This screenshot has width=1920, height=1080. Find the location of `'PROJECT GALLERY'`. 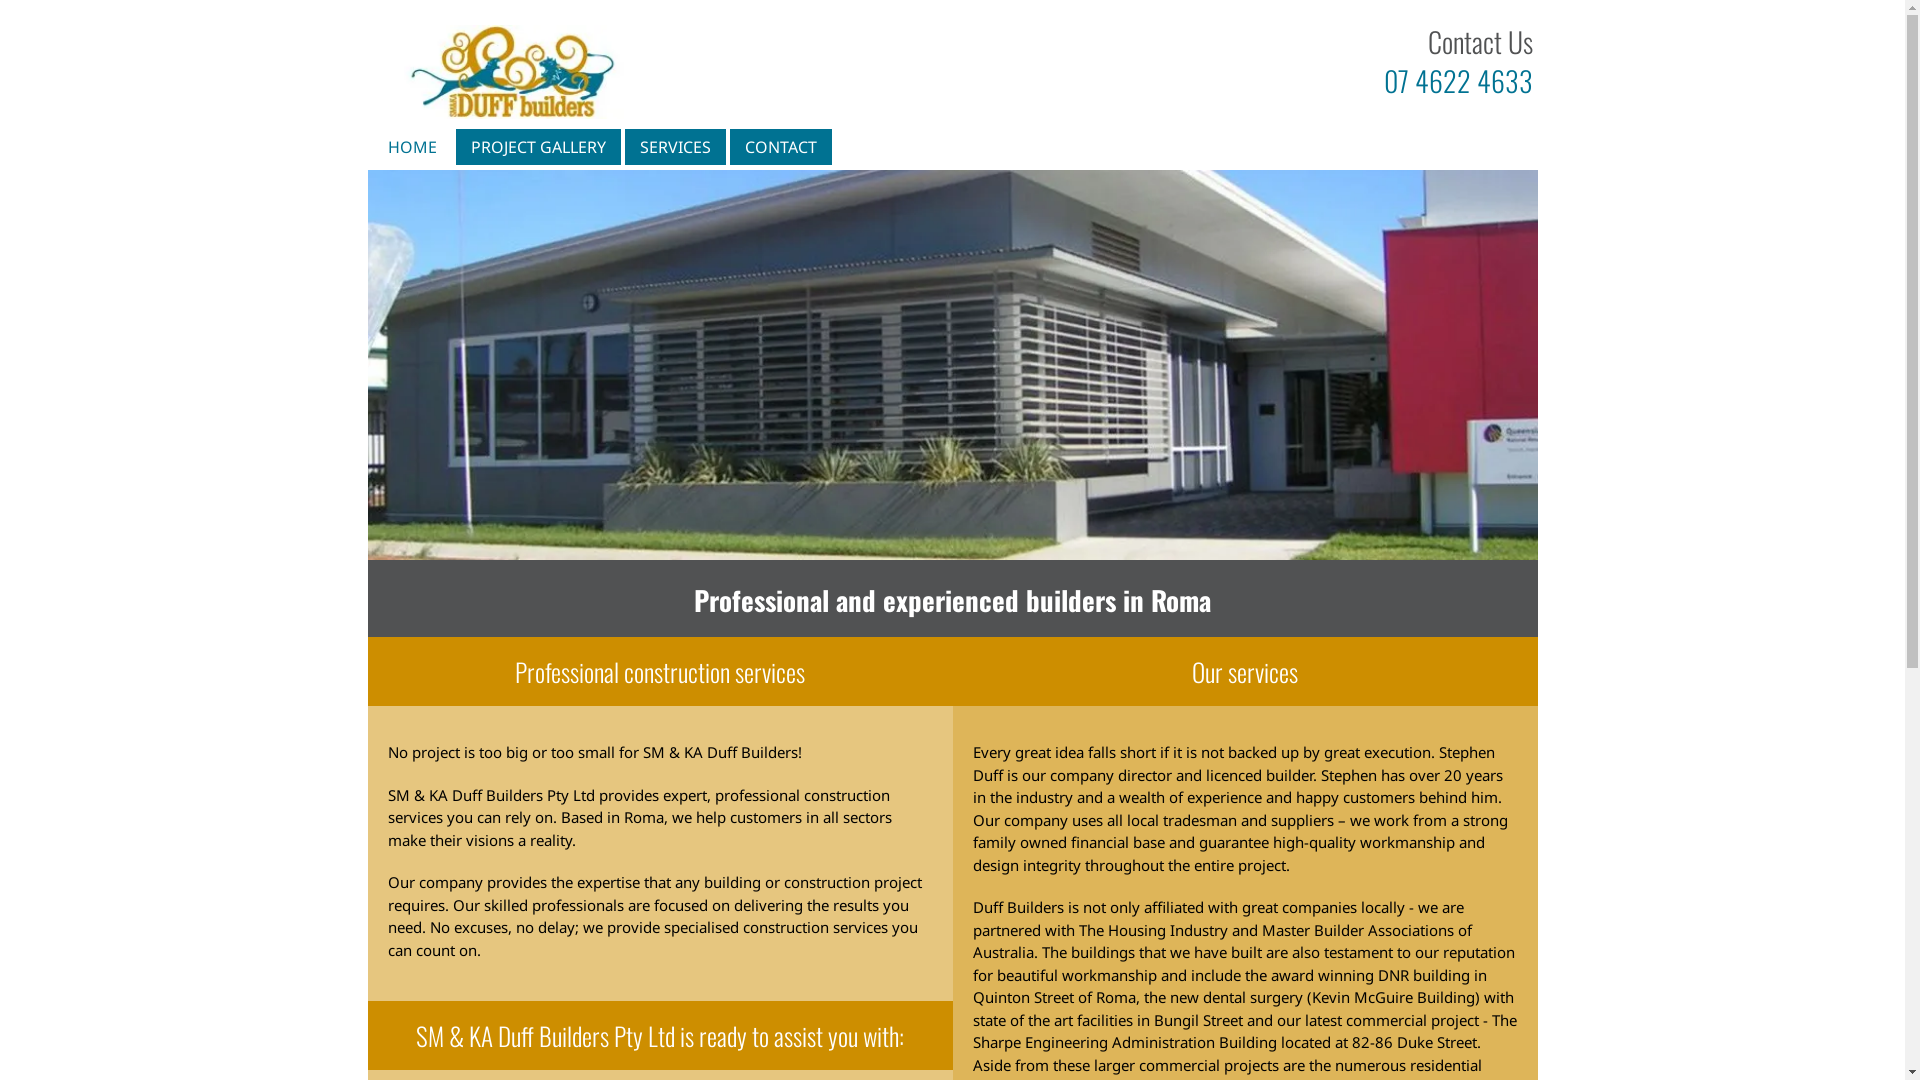

'PROJECT GALLERY' is located at coordinates (537, 145).